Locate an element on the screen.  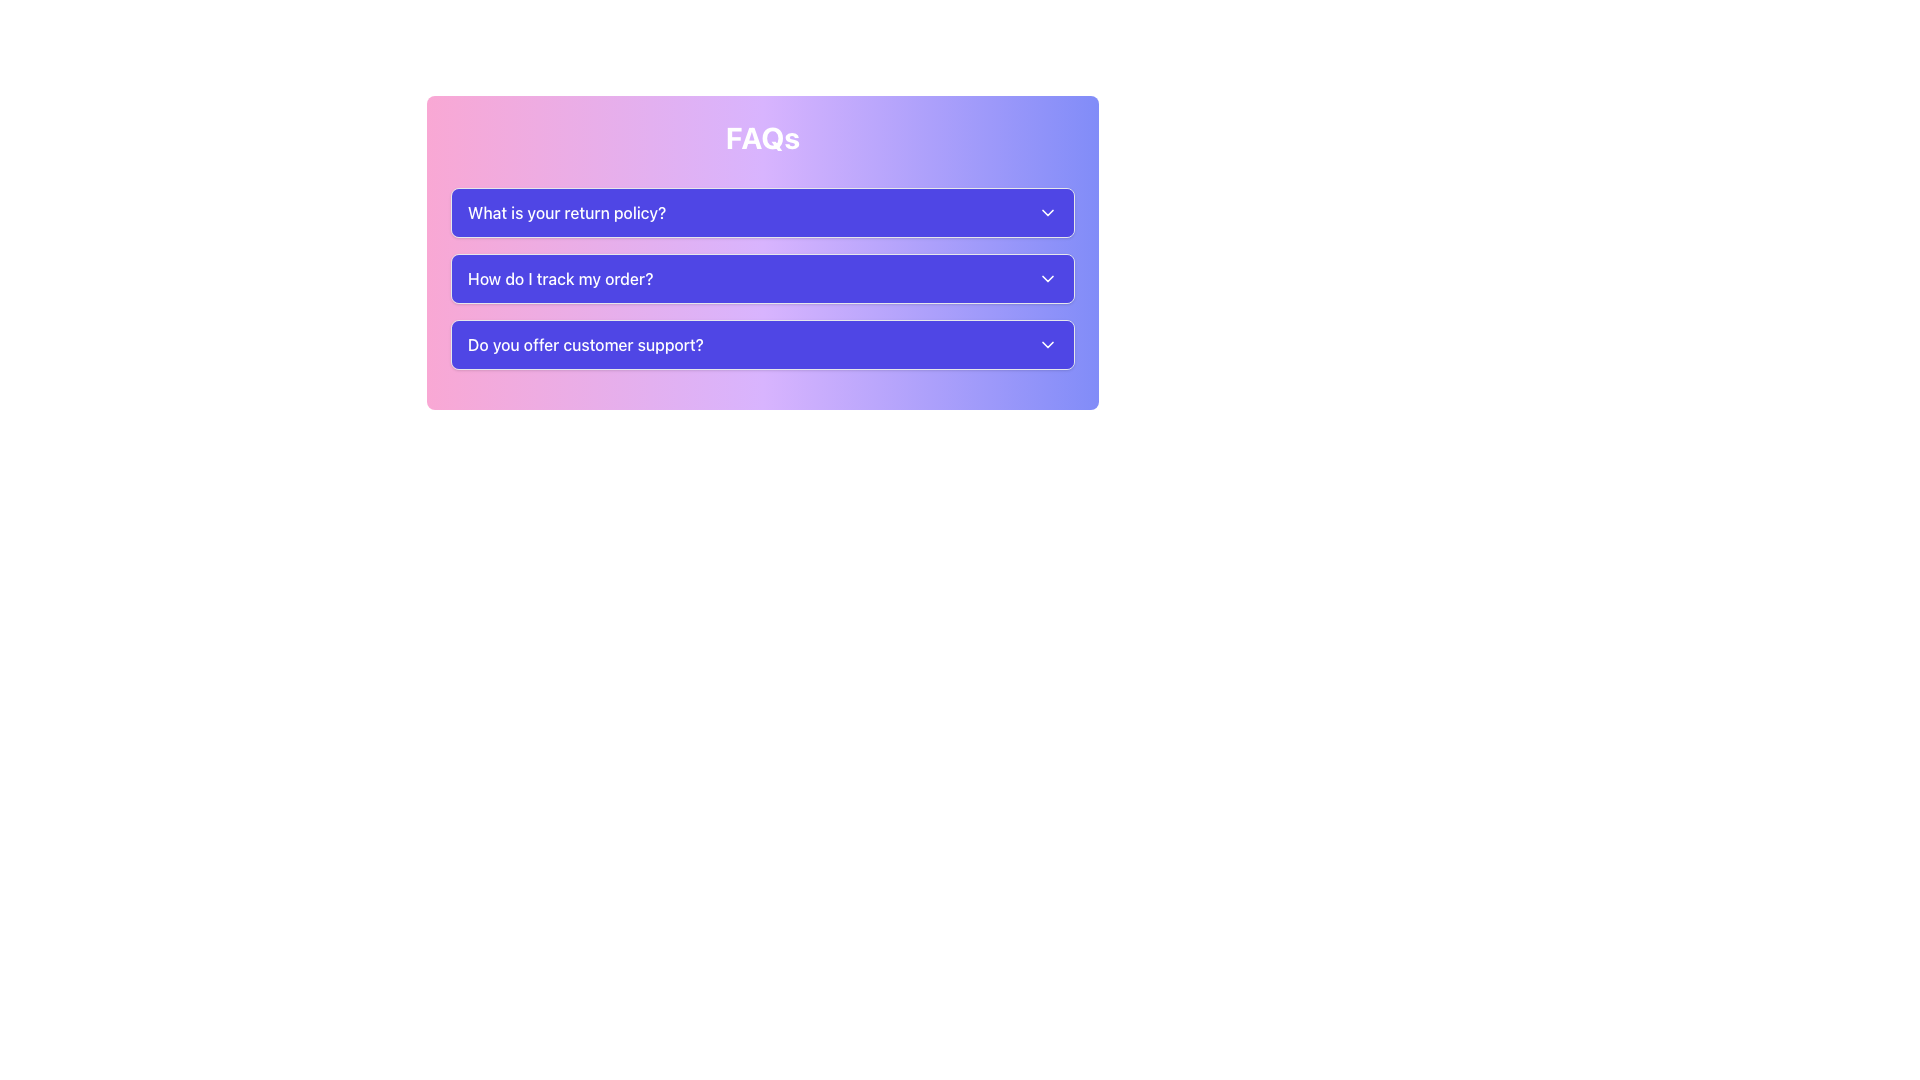
the Chevron Down icon located on the right side of the button labeled 'What is your return policy?' to receive visual feedback is located at coordinates (1046, 212).